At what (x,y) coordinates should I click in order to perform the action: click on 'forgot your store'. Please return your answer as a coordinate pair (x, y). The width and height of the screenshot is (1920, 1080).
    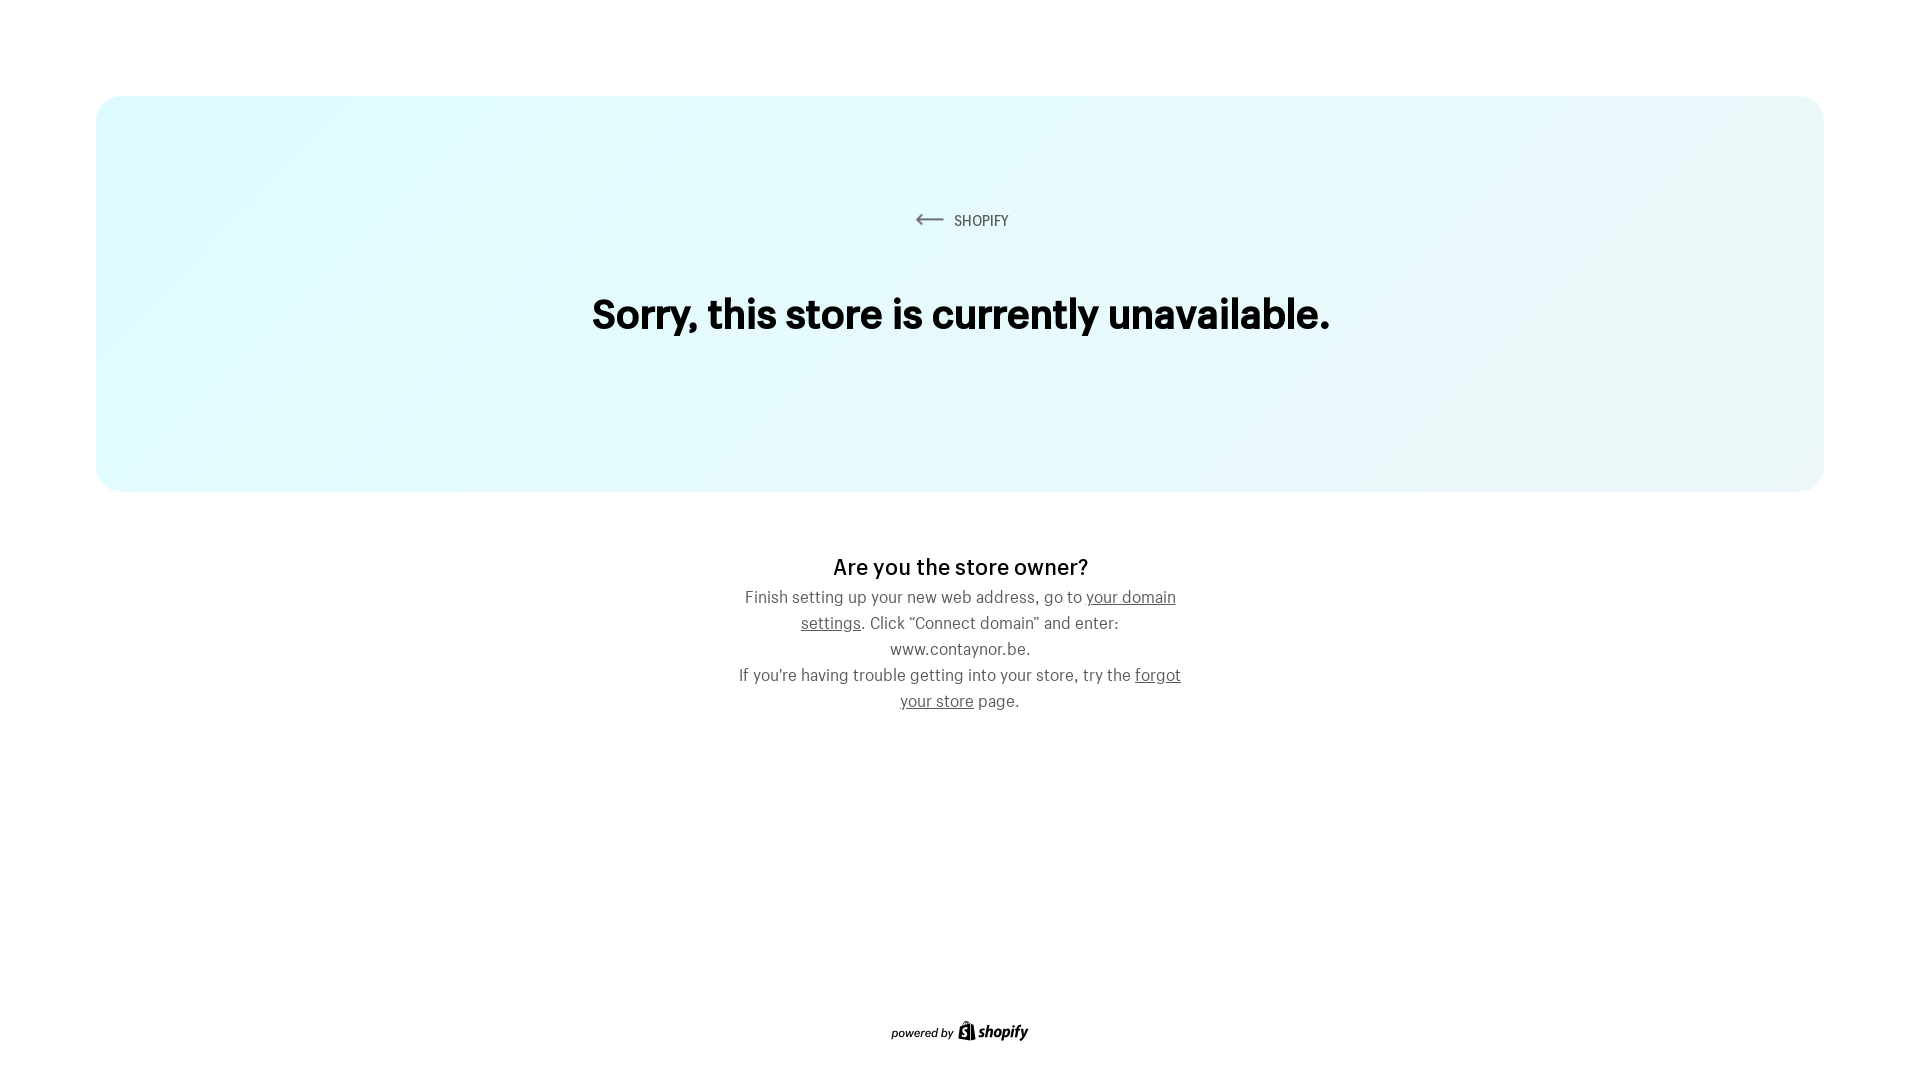
    Looking at the image, I should click on (1040, 684).